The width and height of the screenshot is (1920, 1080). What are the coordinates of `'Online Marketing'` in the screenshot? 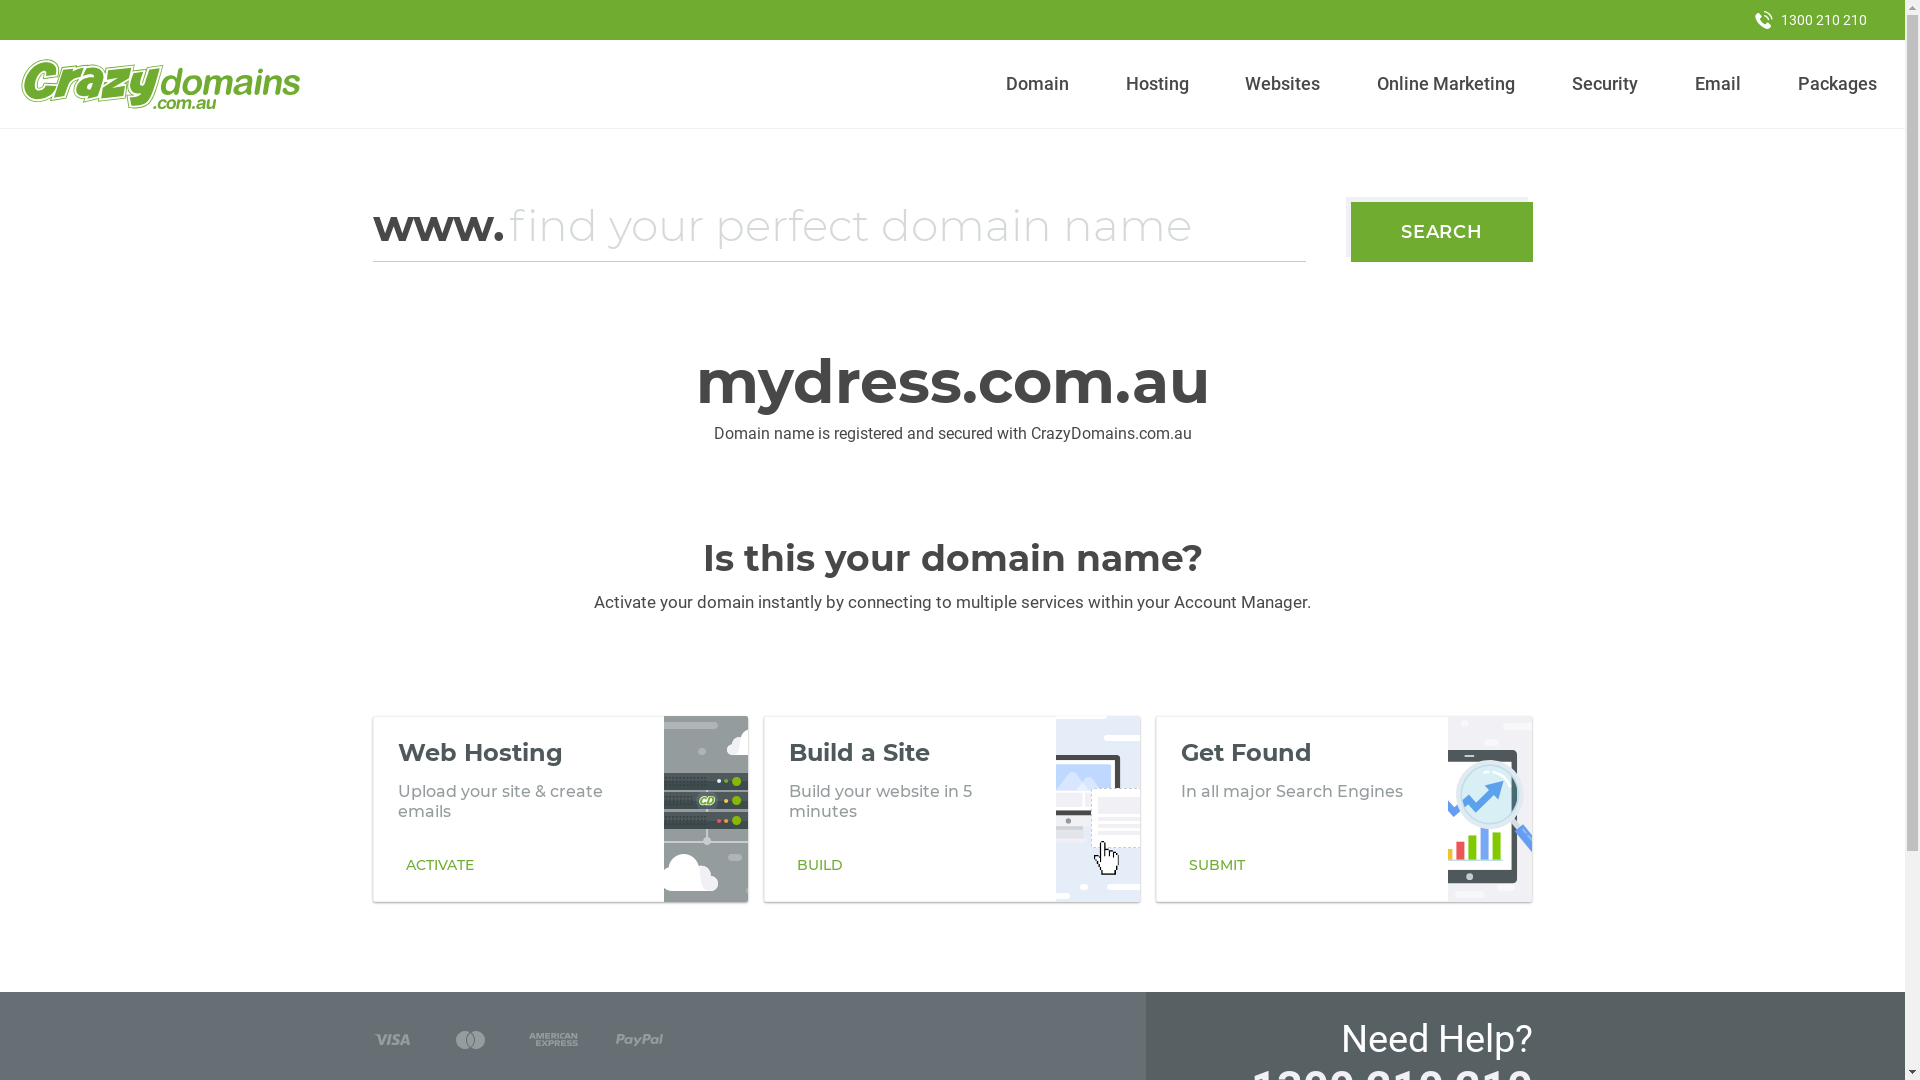 It's located at (1446, 83).